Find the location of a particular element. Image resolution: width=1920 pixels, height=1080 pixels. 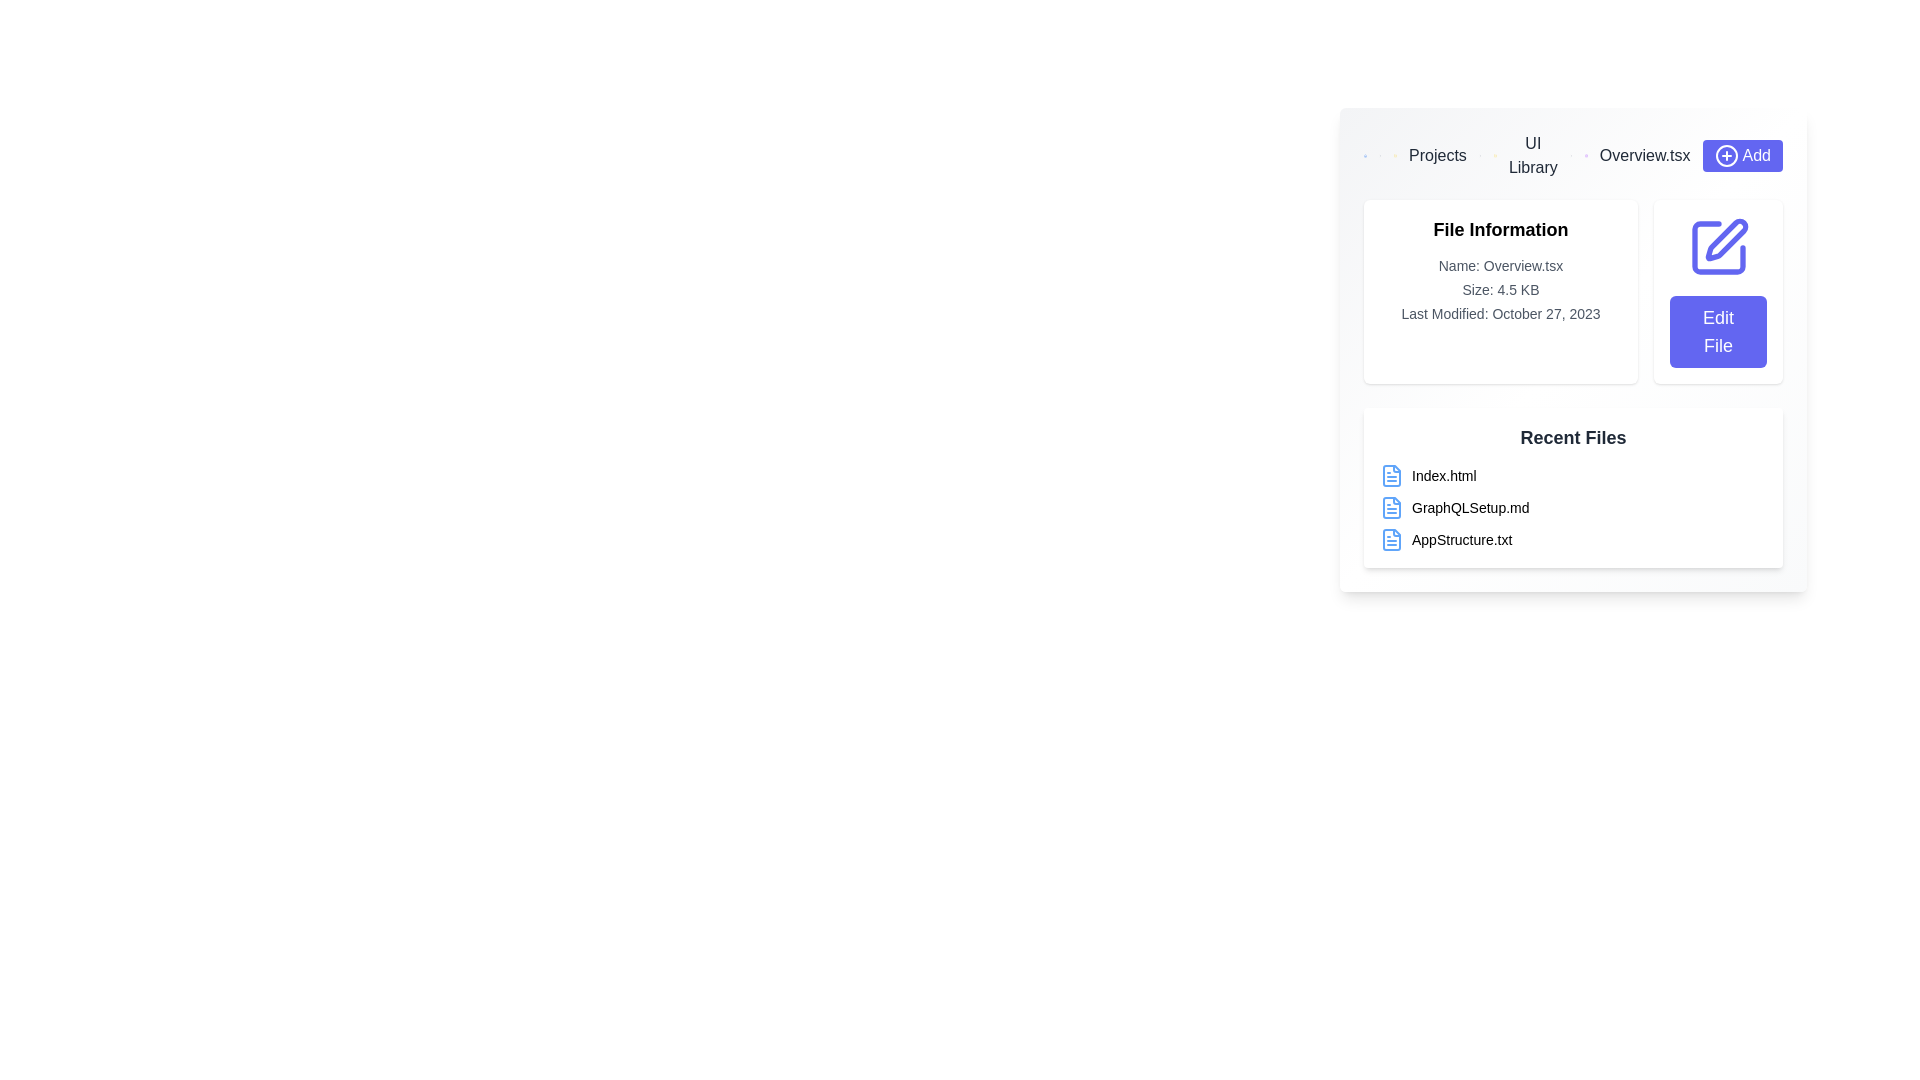

the 'Add' button in the breadcrumb navigation bar is located at coordinates (1572, 154).